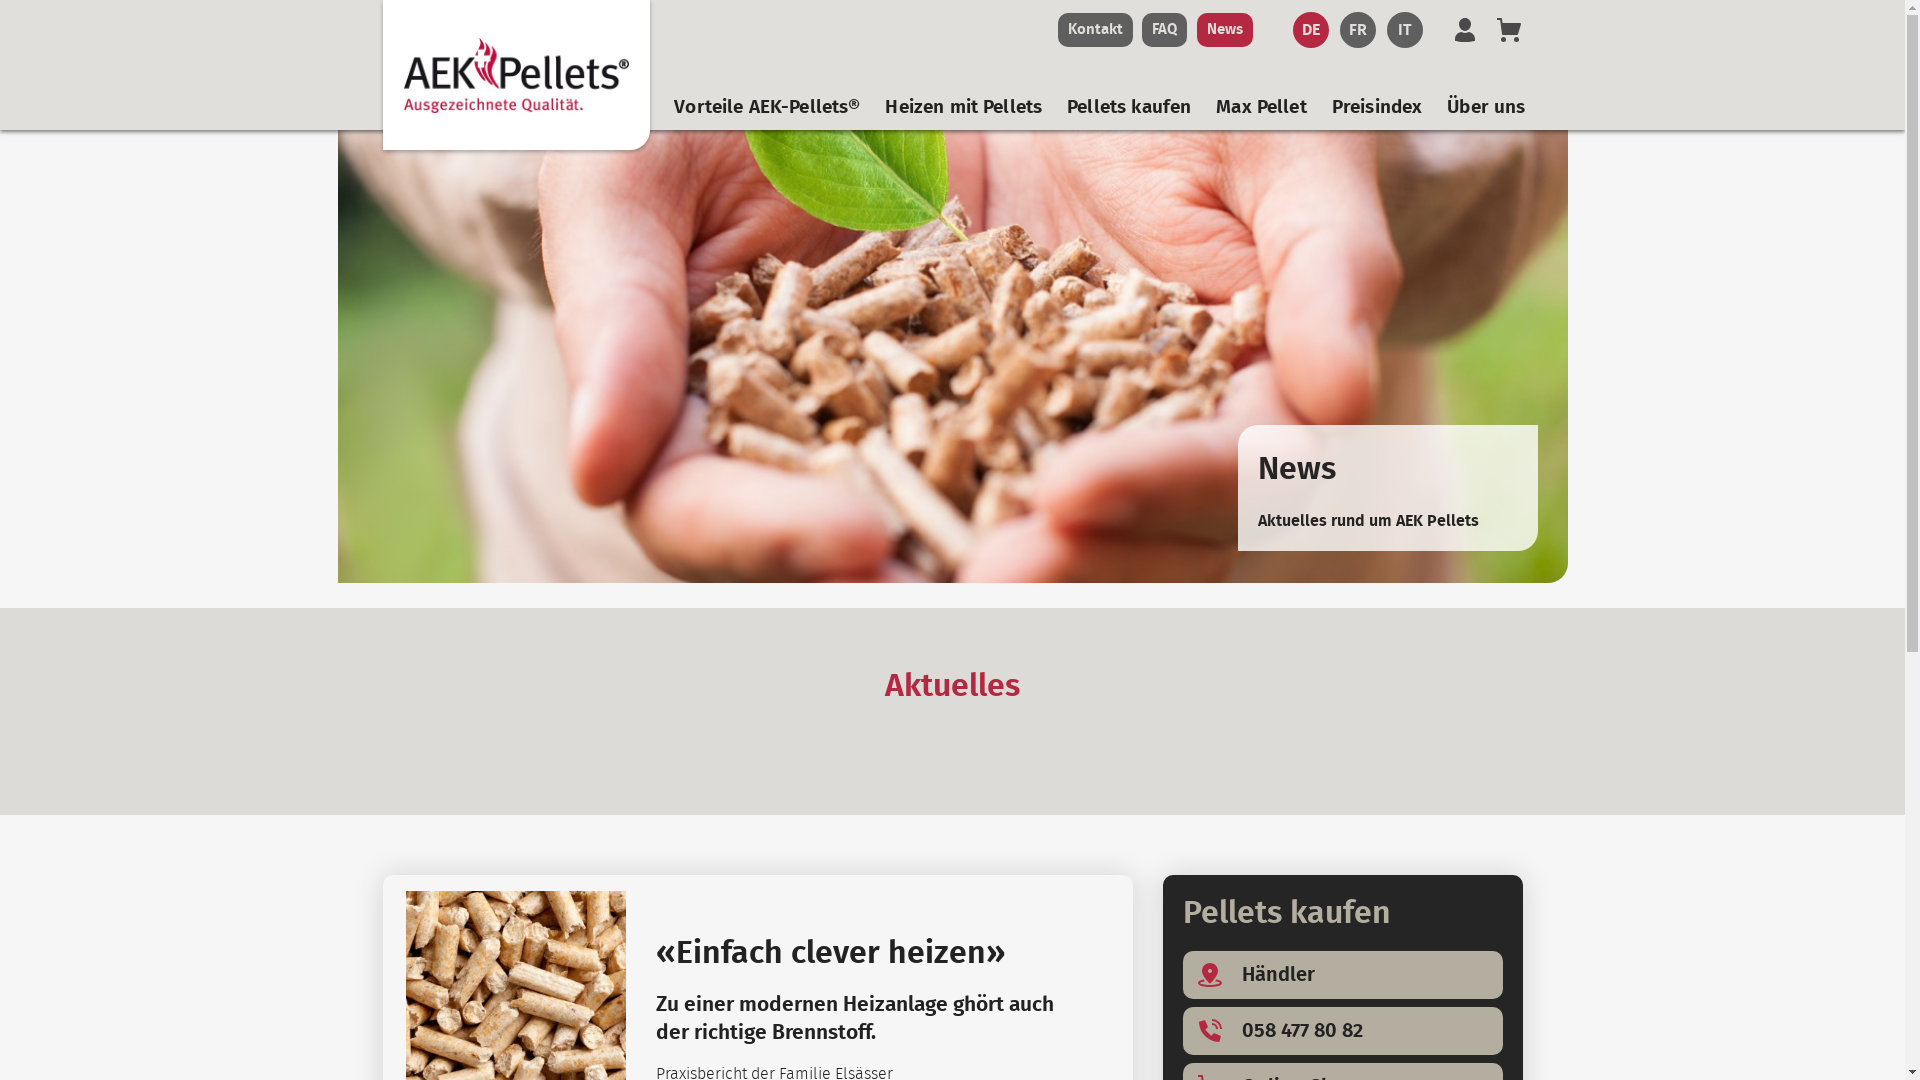 The height and width of the screenshot is (1080, 1920). Describe the element at coordinates (1310, 30) in the screenshot. I see `'DE'` at that location.